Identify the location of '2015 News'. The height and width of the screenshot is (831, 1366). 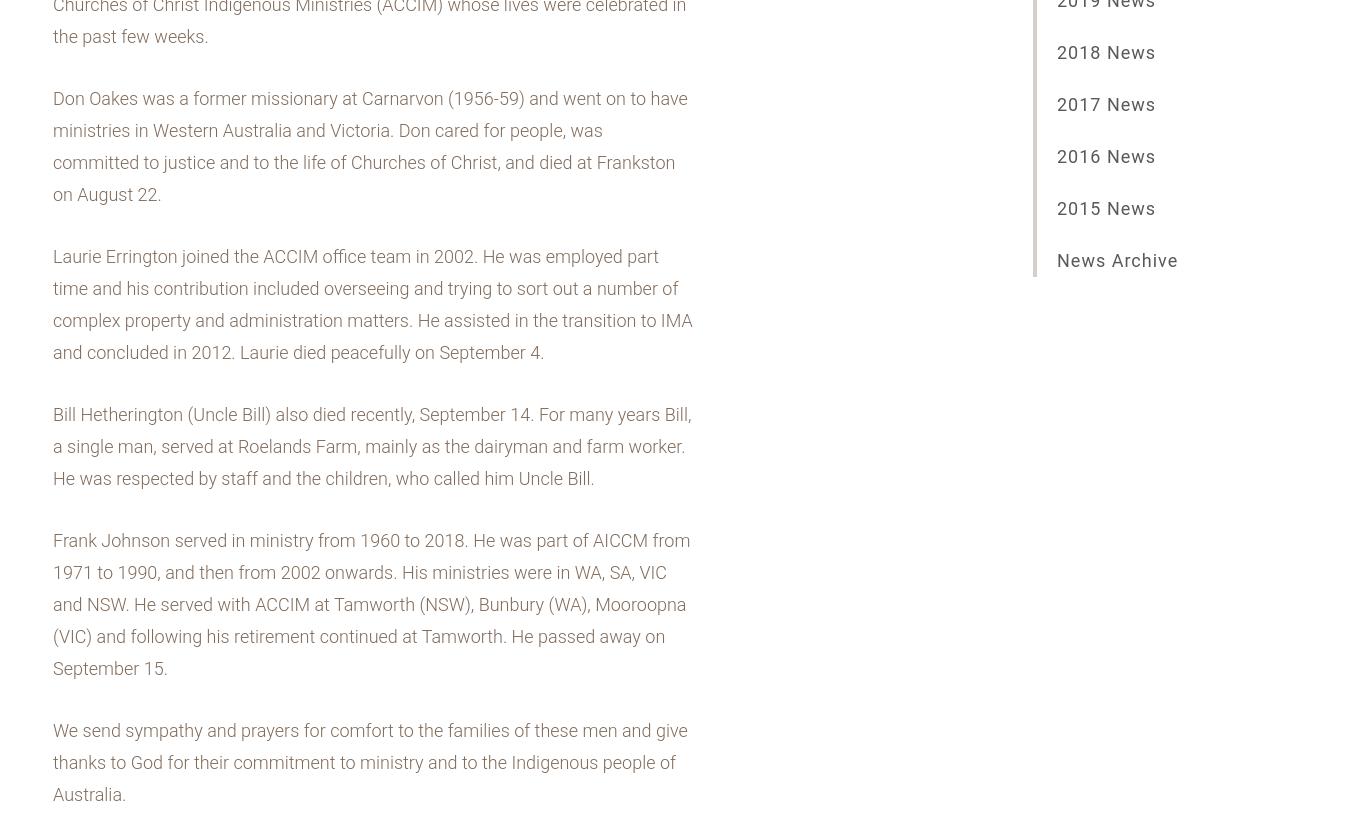
(1105, 208).